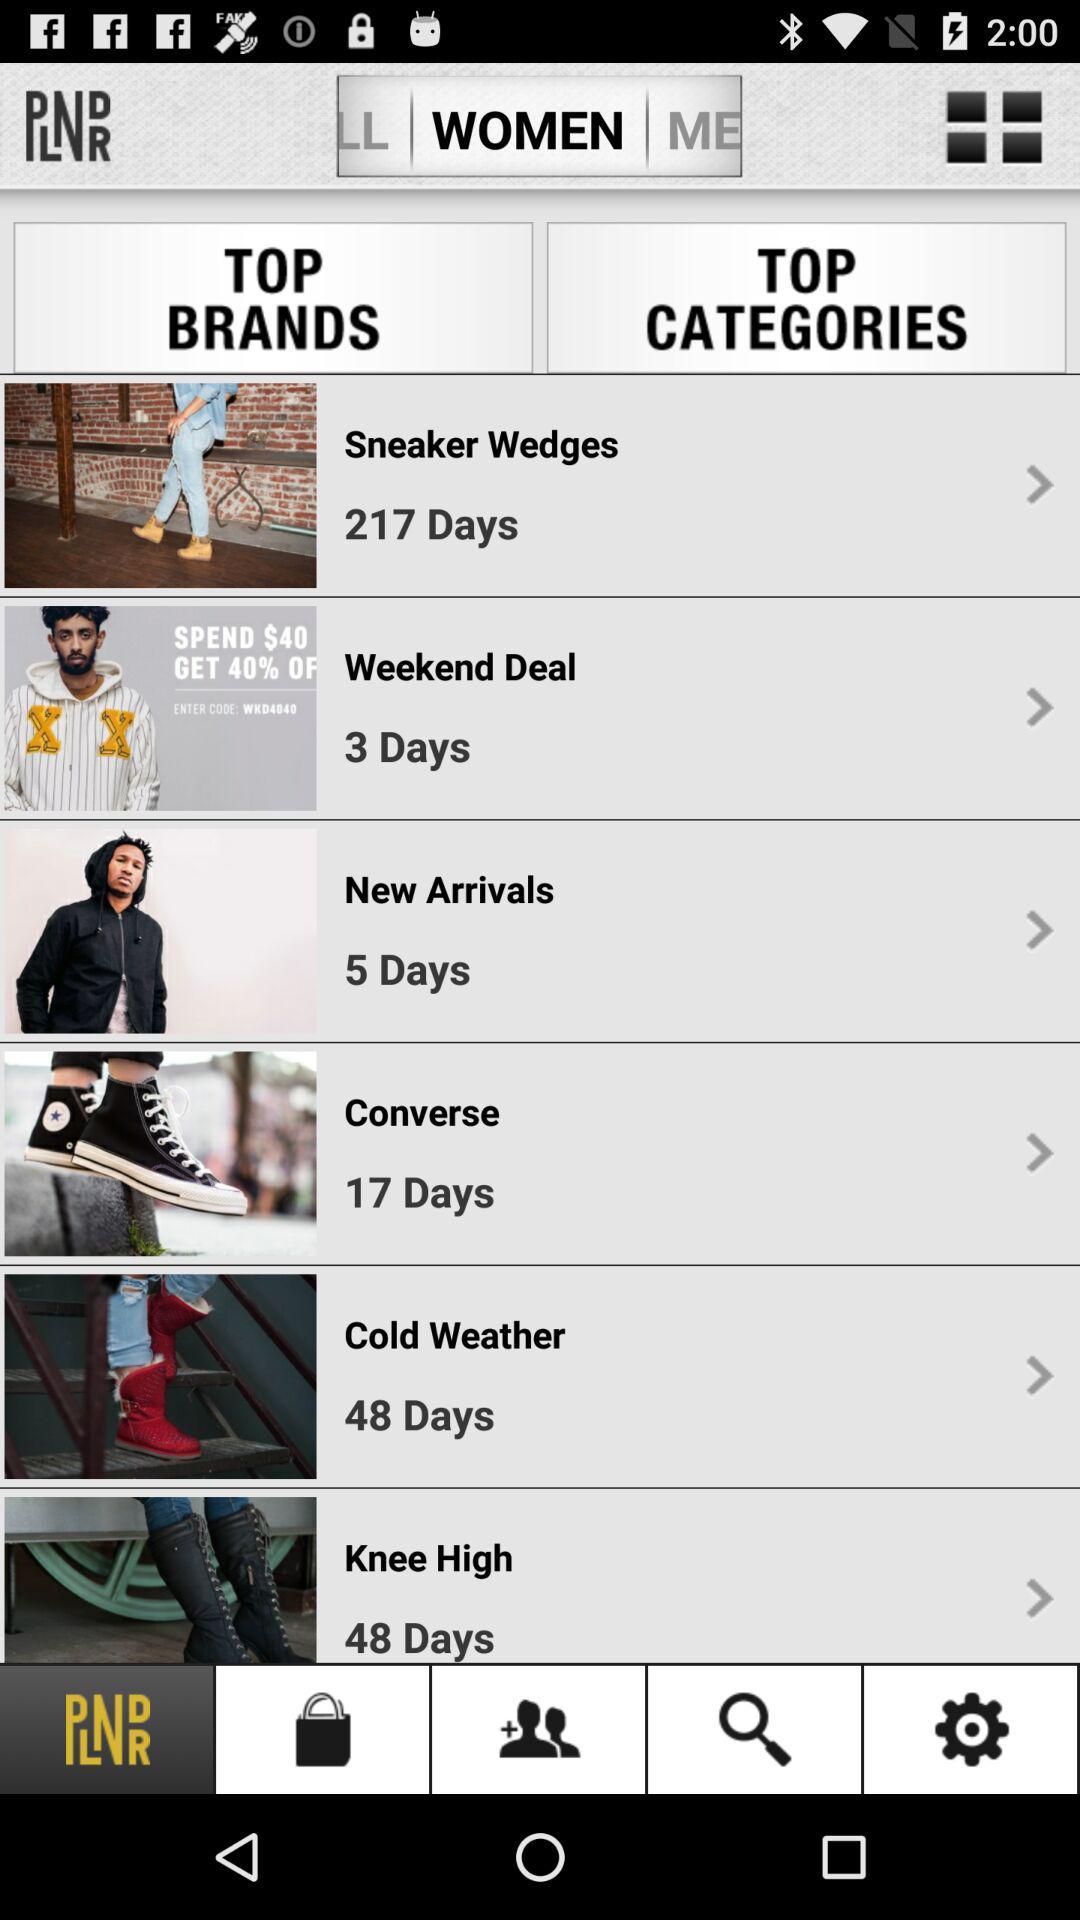 The image size is (1080, 1920). Describe the element at coordinates (1038, 1598) in the screenshot. I see `the right arrow above the settings icon` at that location.